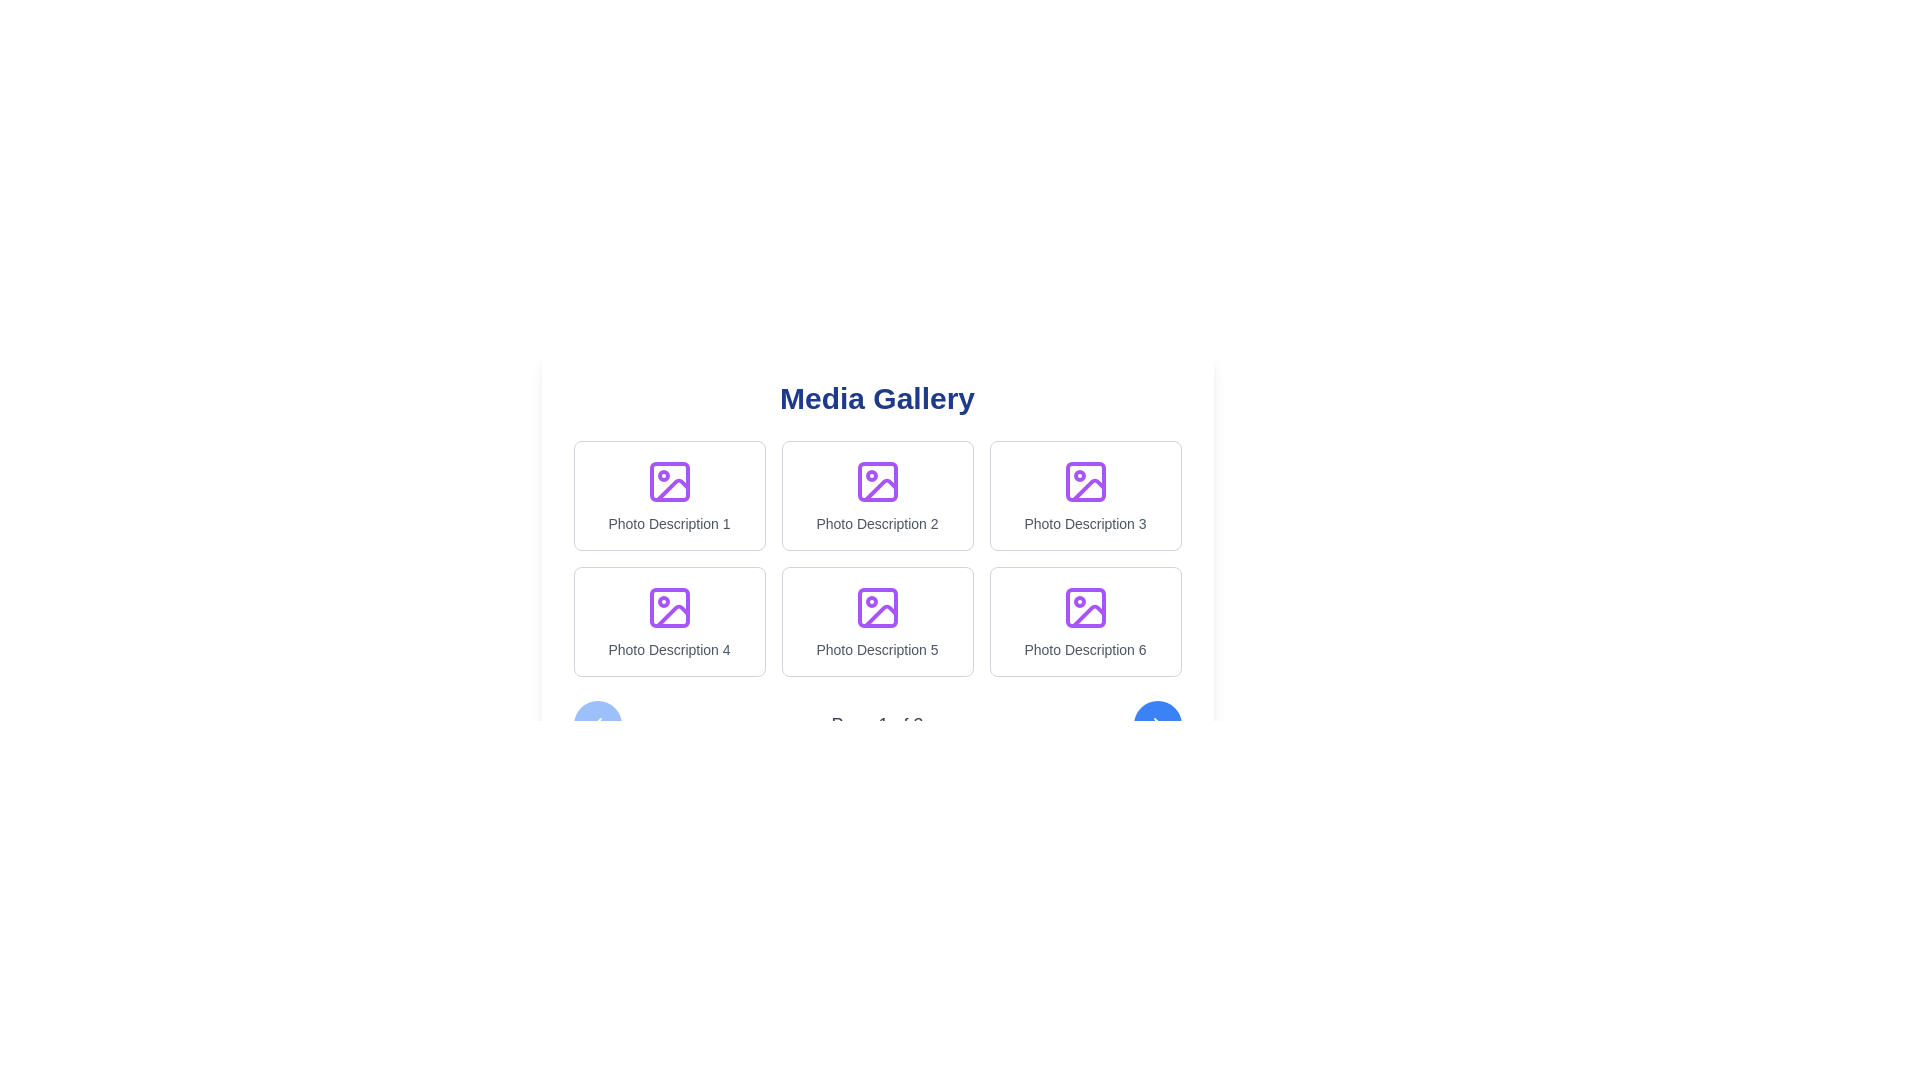 The height and width of the screenshot is (1080, 1920). What do you see at coordinates (596, 725) in the screenshot?
I see `the circular button containing a left-pointing chevron icon with a blue background` at bounding box center [596, 725].